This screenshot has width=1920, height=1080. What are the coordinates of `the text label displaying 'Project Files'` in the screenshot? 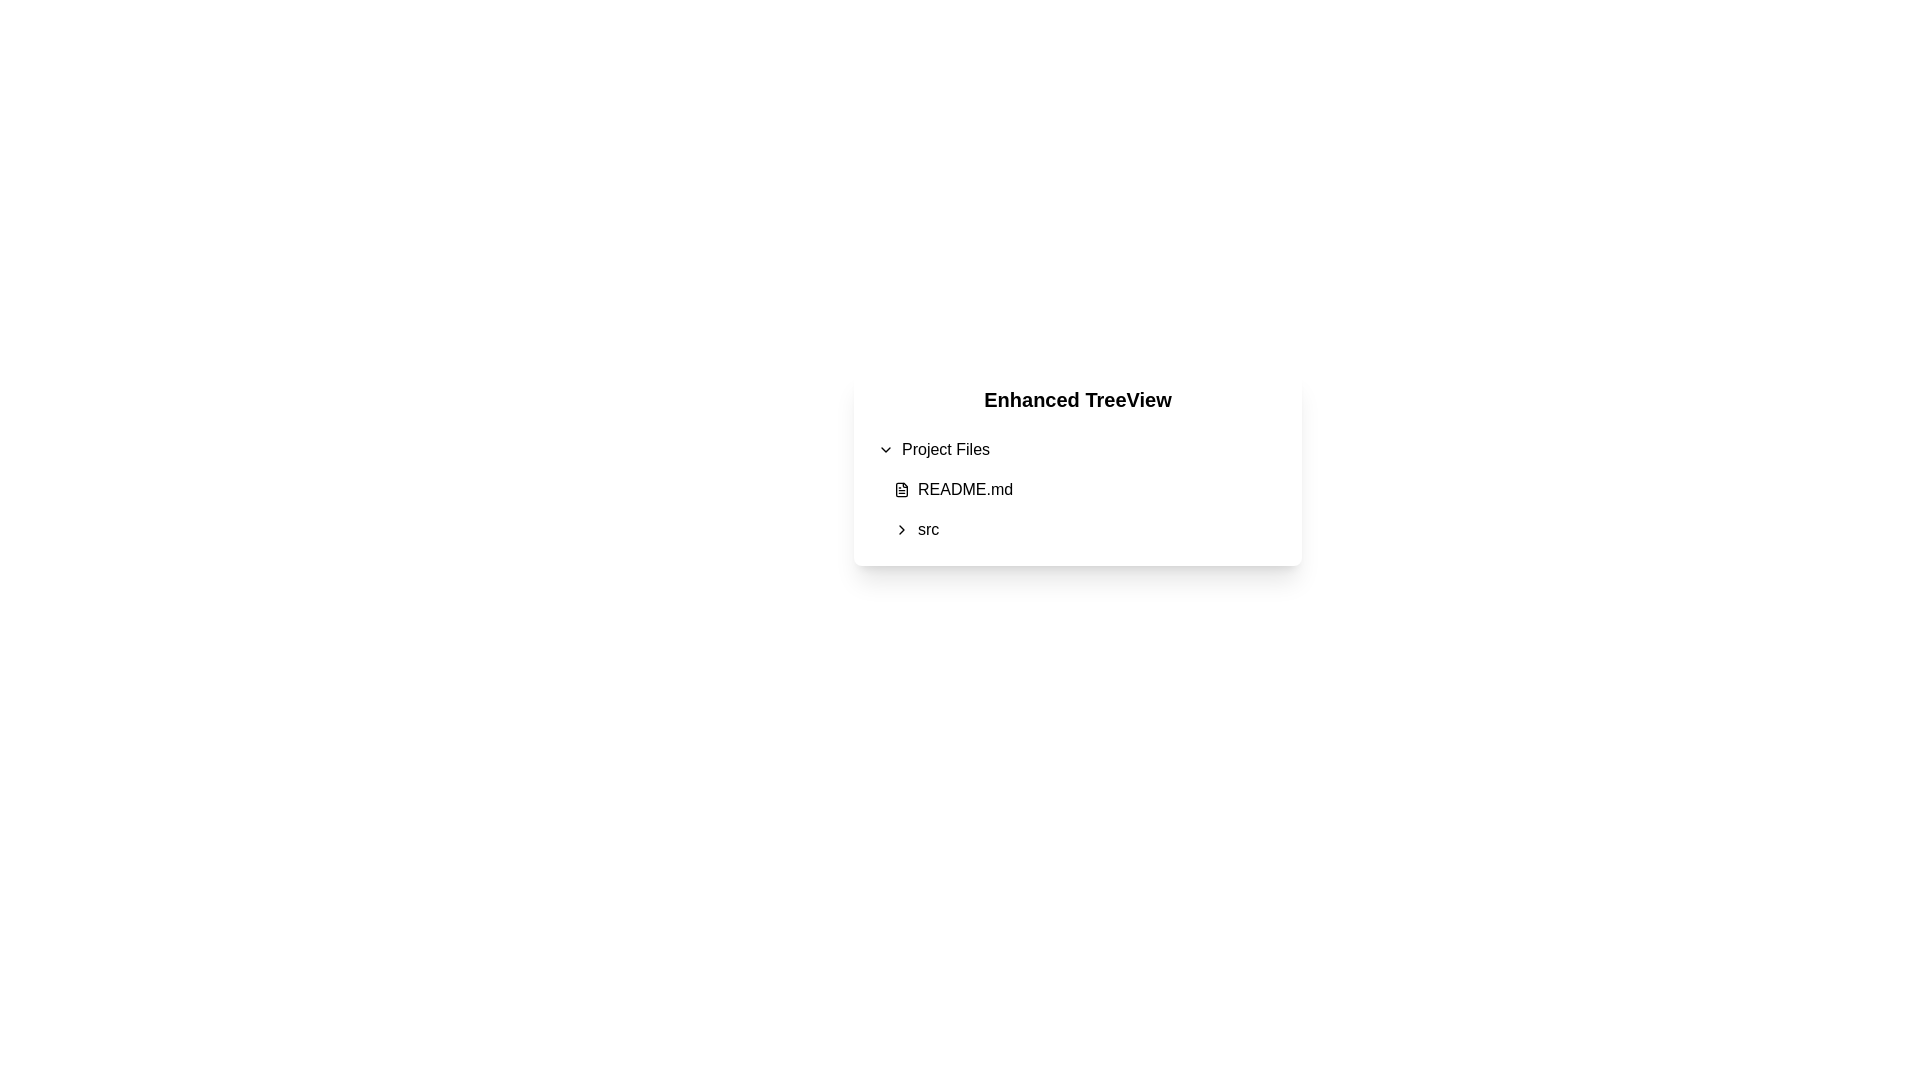 It's located at (944, 450).